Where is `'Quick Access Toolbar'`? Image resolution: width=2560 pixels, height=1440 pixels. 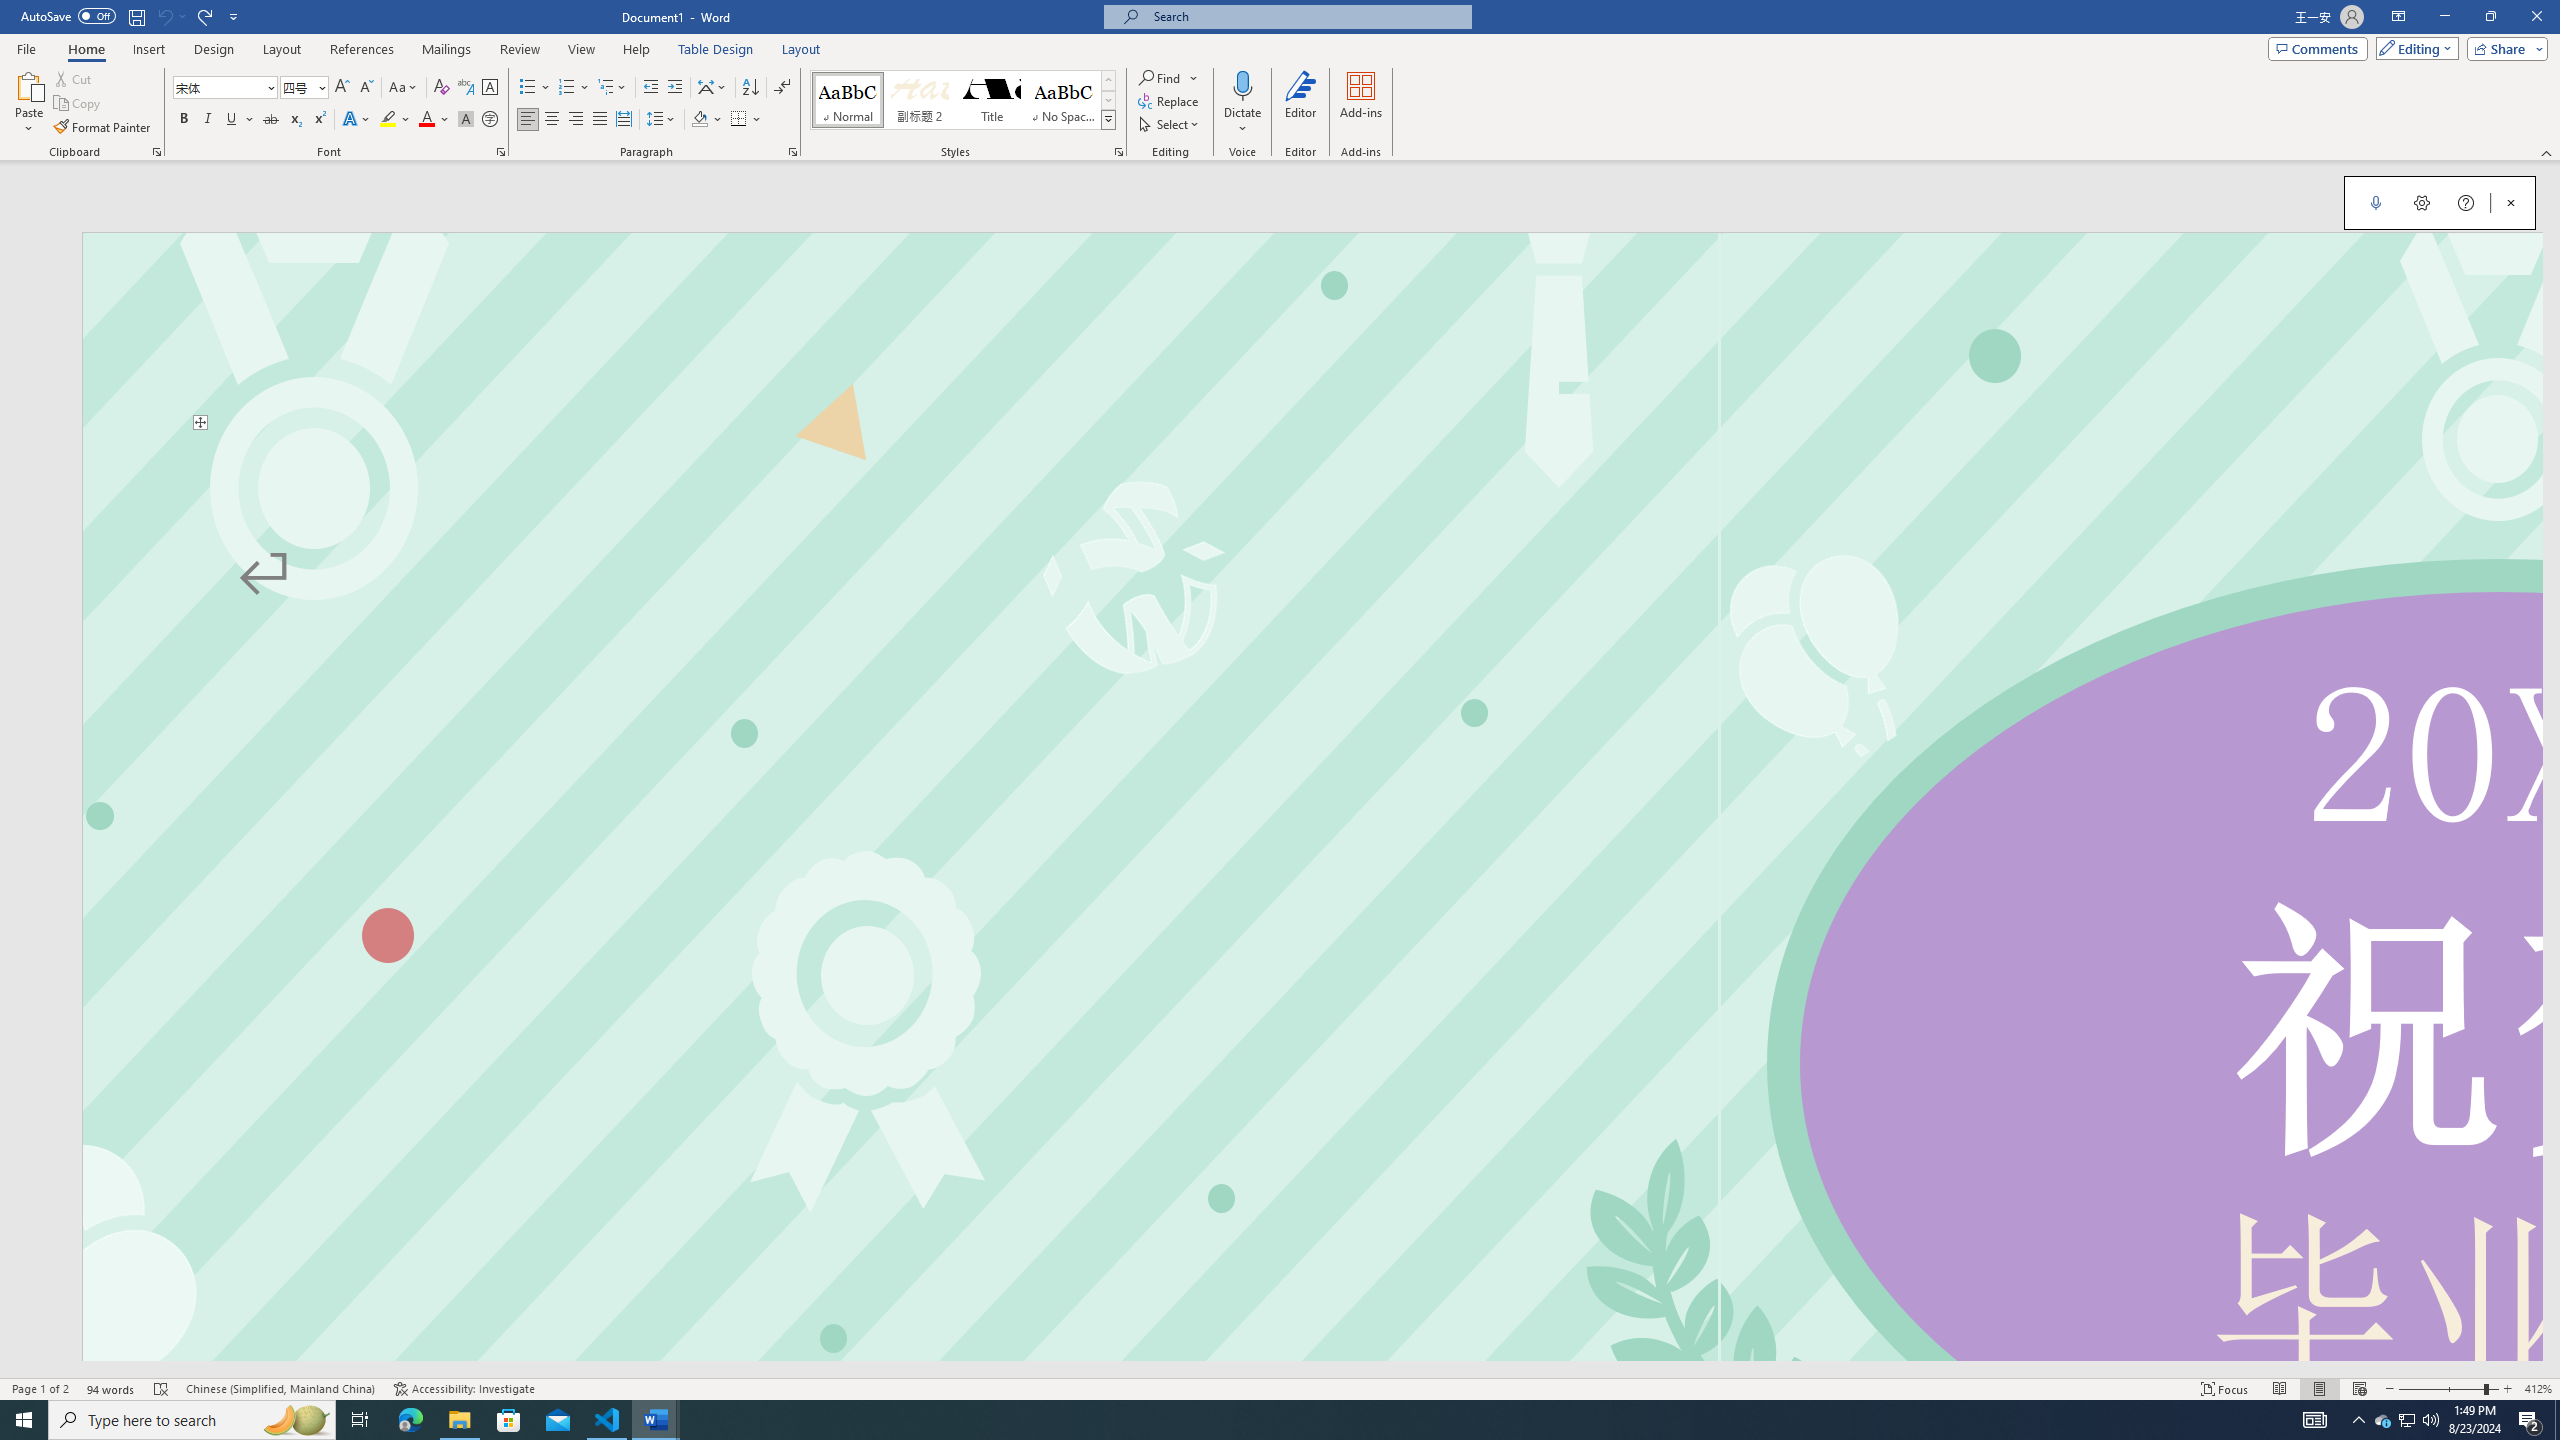
'Quick Access Toolbar' is located at coordinates (130, 16).